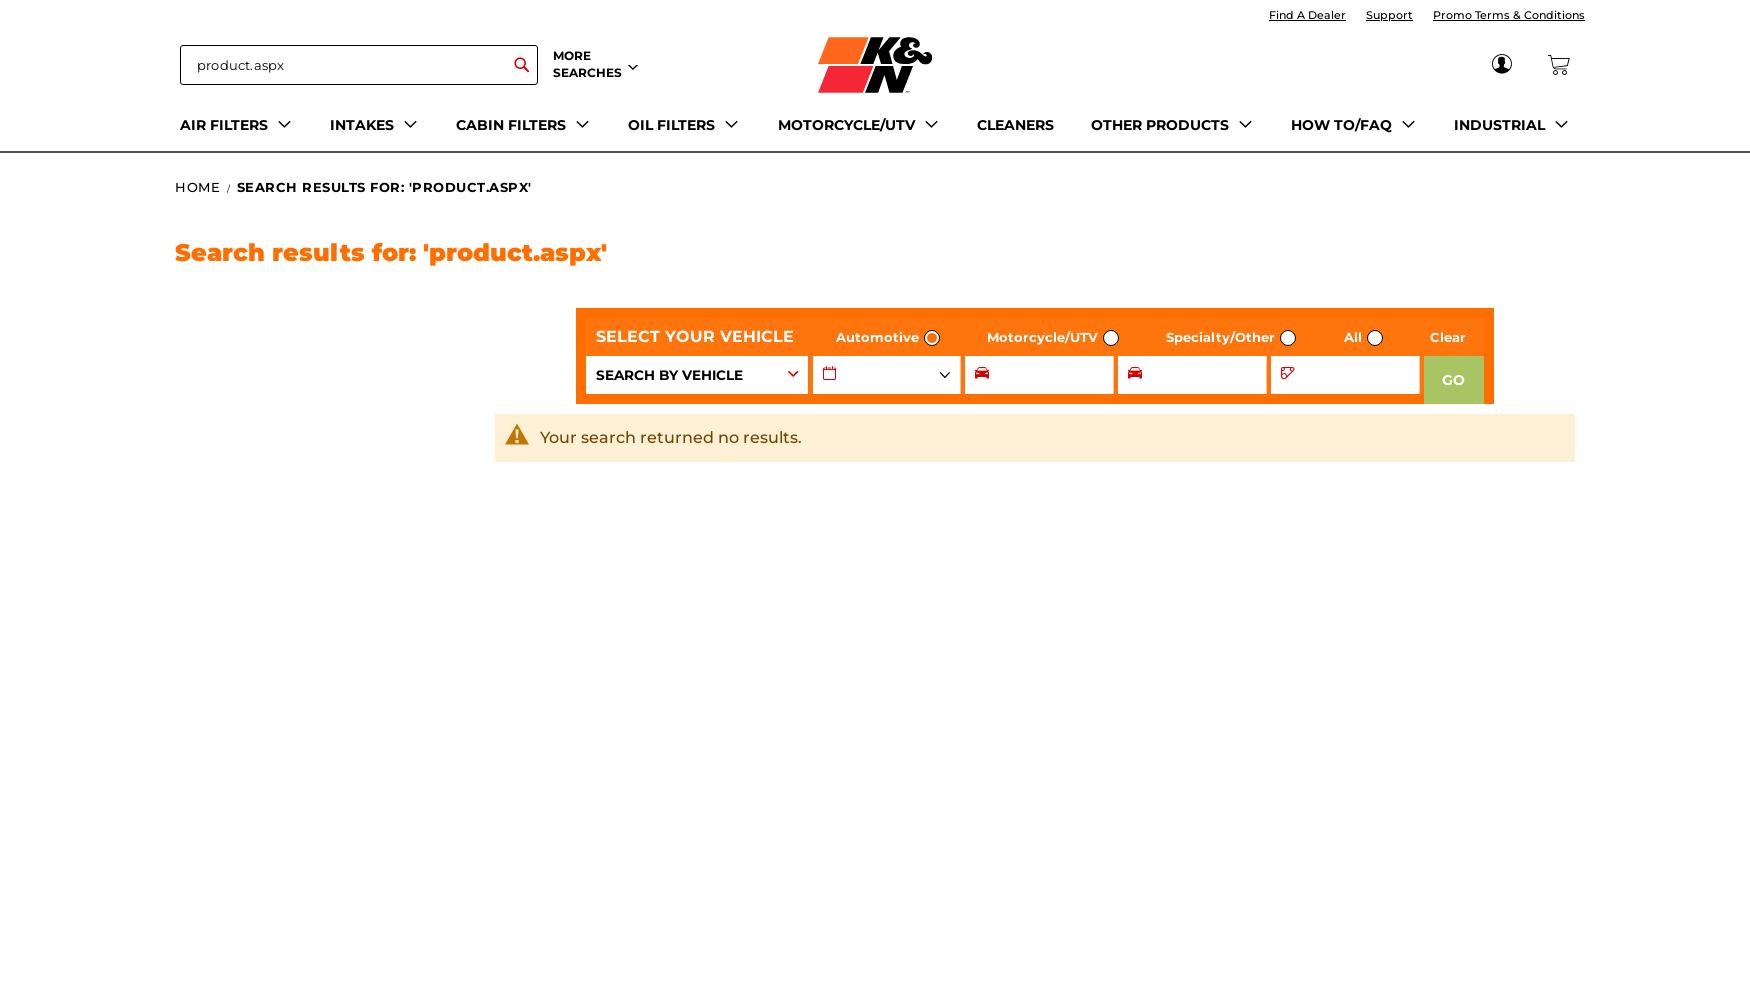  I want to click on 'CABIN FILTERS', so click(456, 123).